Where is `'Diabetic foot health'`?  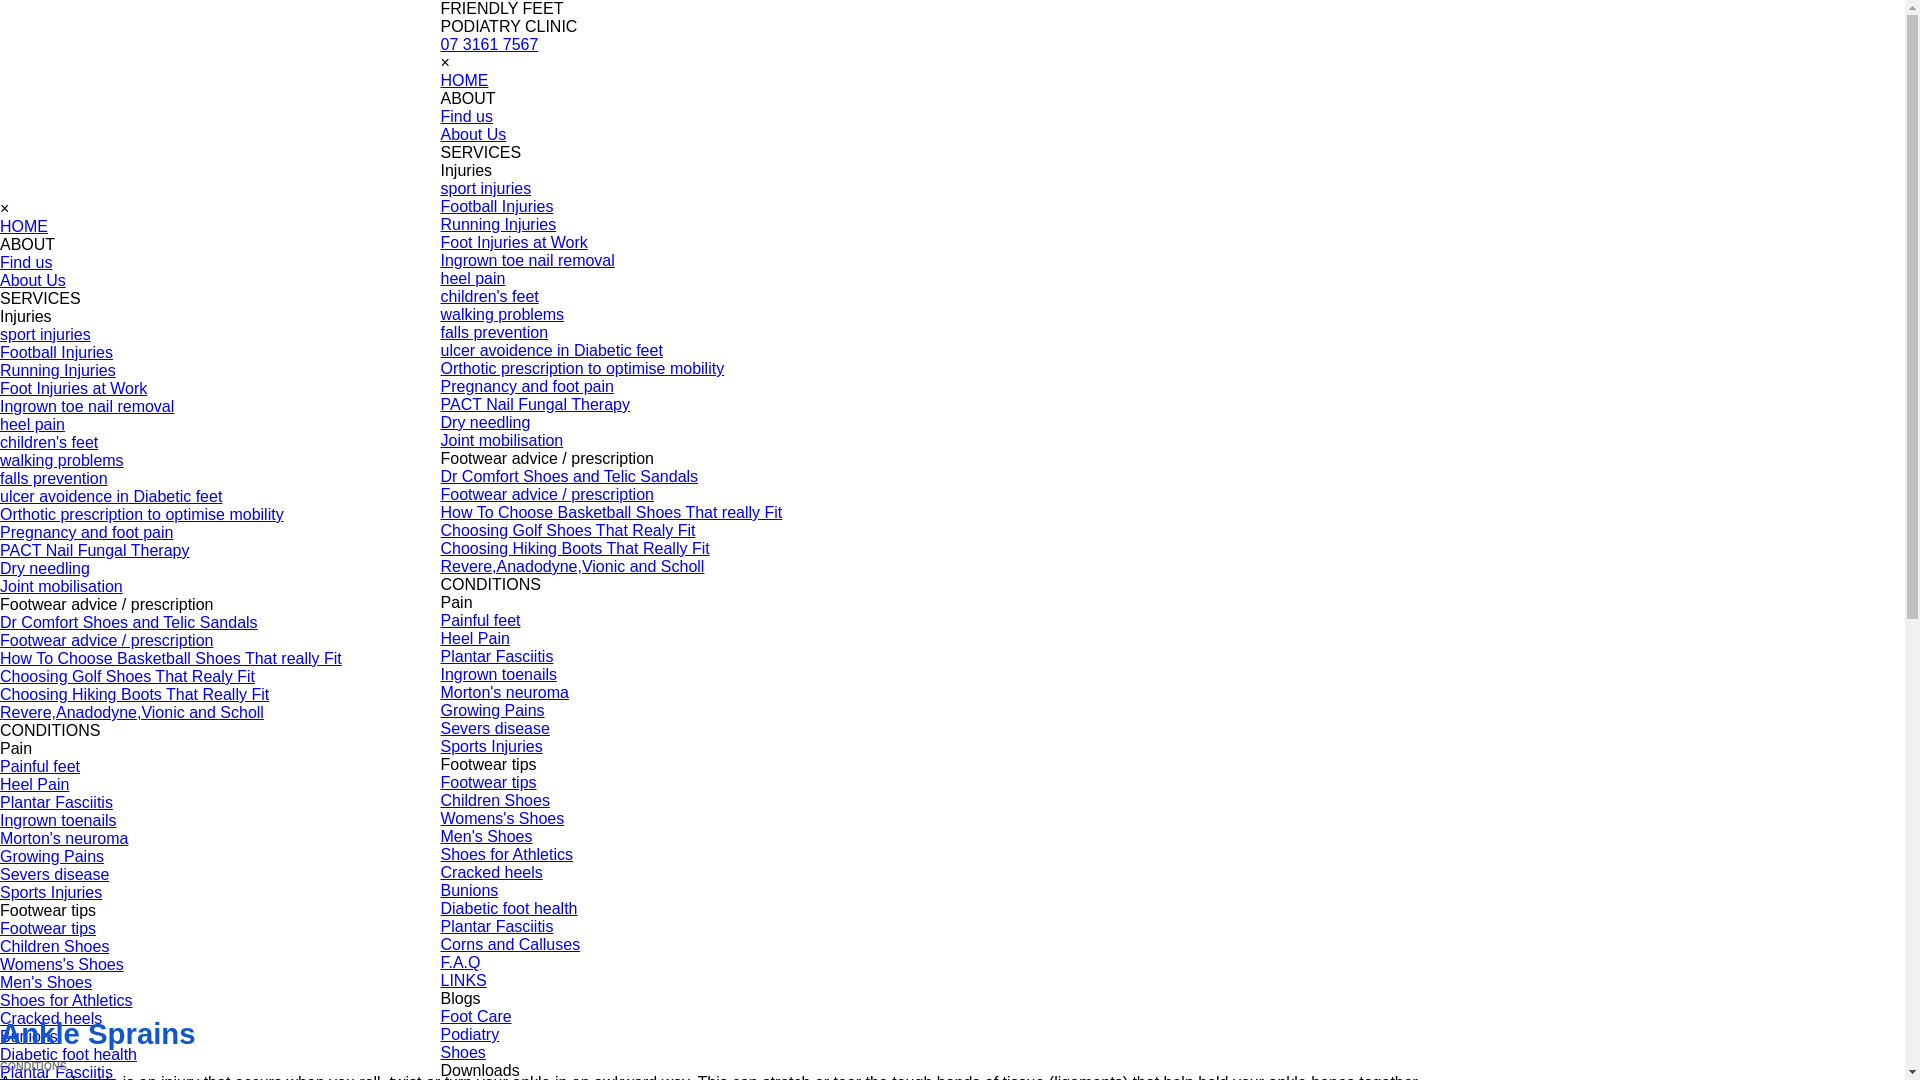
'Diabetic foot health' is located at coordinates (508, 908).